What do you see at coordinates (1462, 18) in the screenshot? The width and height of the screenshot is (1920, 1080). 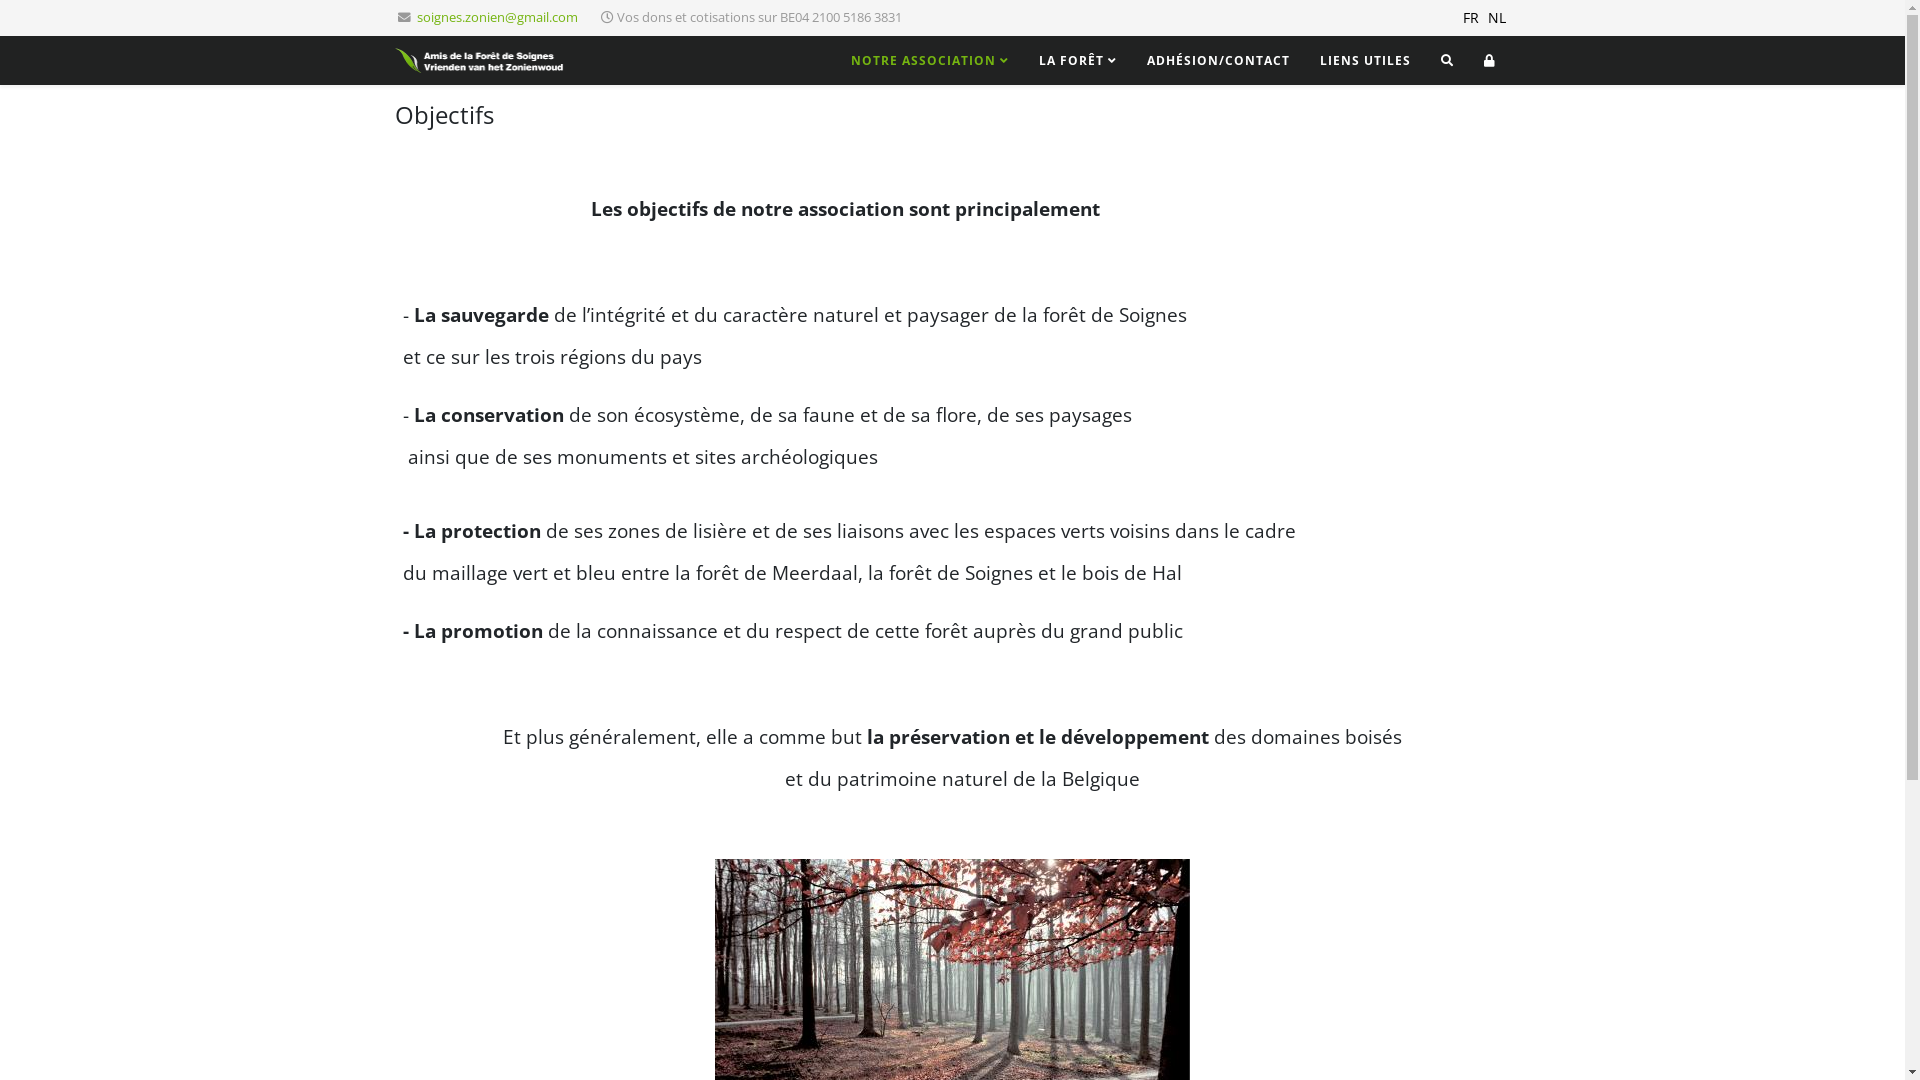 I see `'FR'` at bounding box center [1462, 18].